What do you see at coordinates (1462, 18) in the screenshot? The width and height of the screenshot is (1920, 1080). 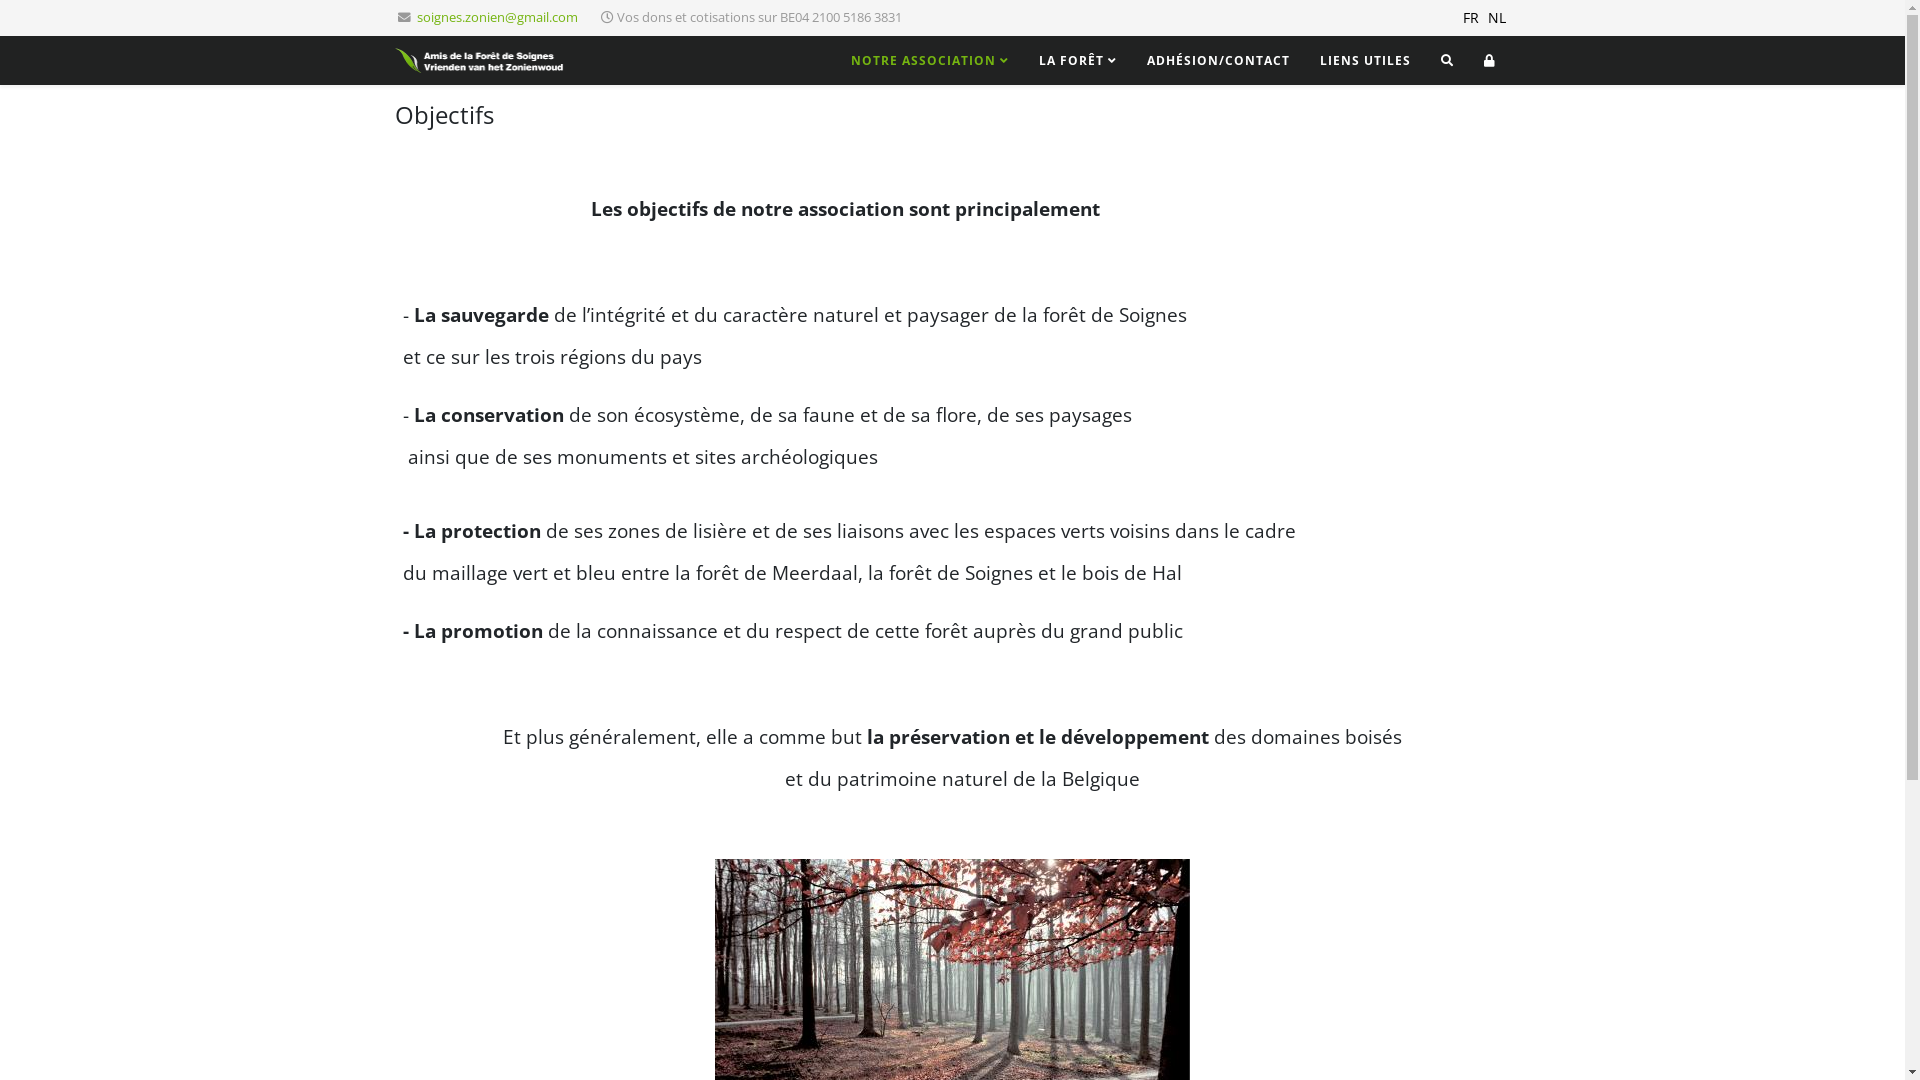 I see `'FR'` at bounding box center [1462, 18].